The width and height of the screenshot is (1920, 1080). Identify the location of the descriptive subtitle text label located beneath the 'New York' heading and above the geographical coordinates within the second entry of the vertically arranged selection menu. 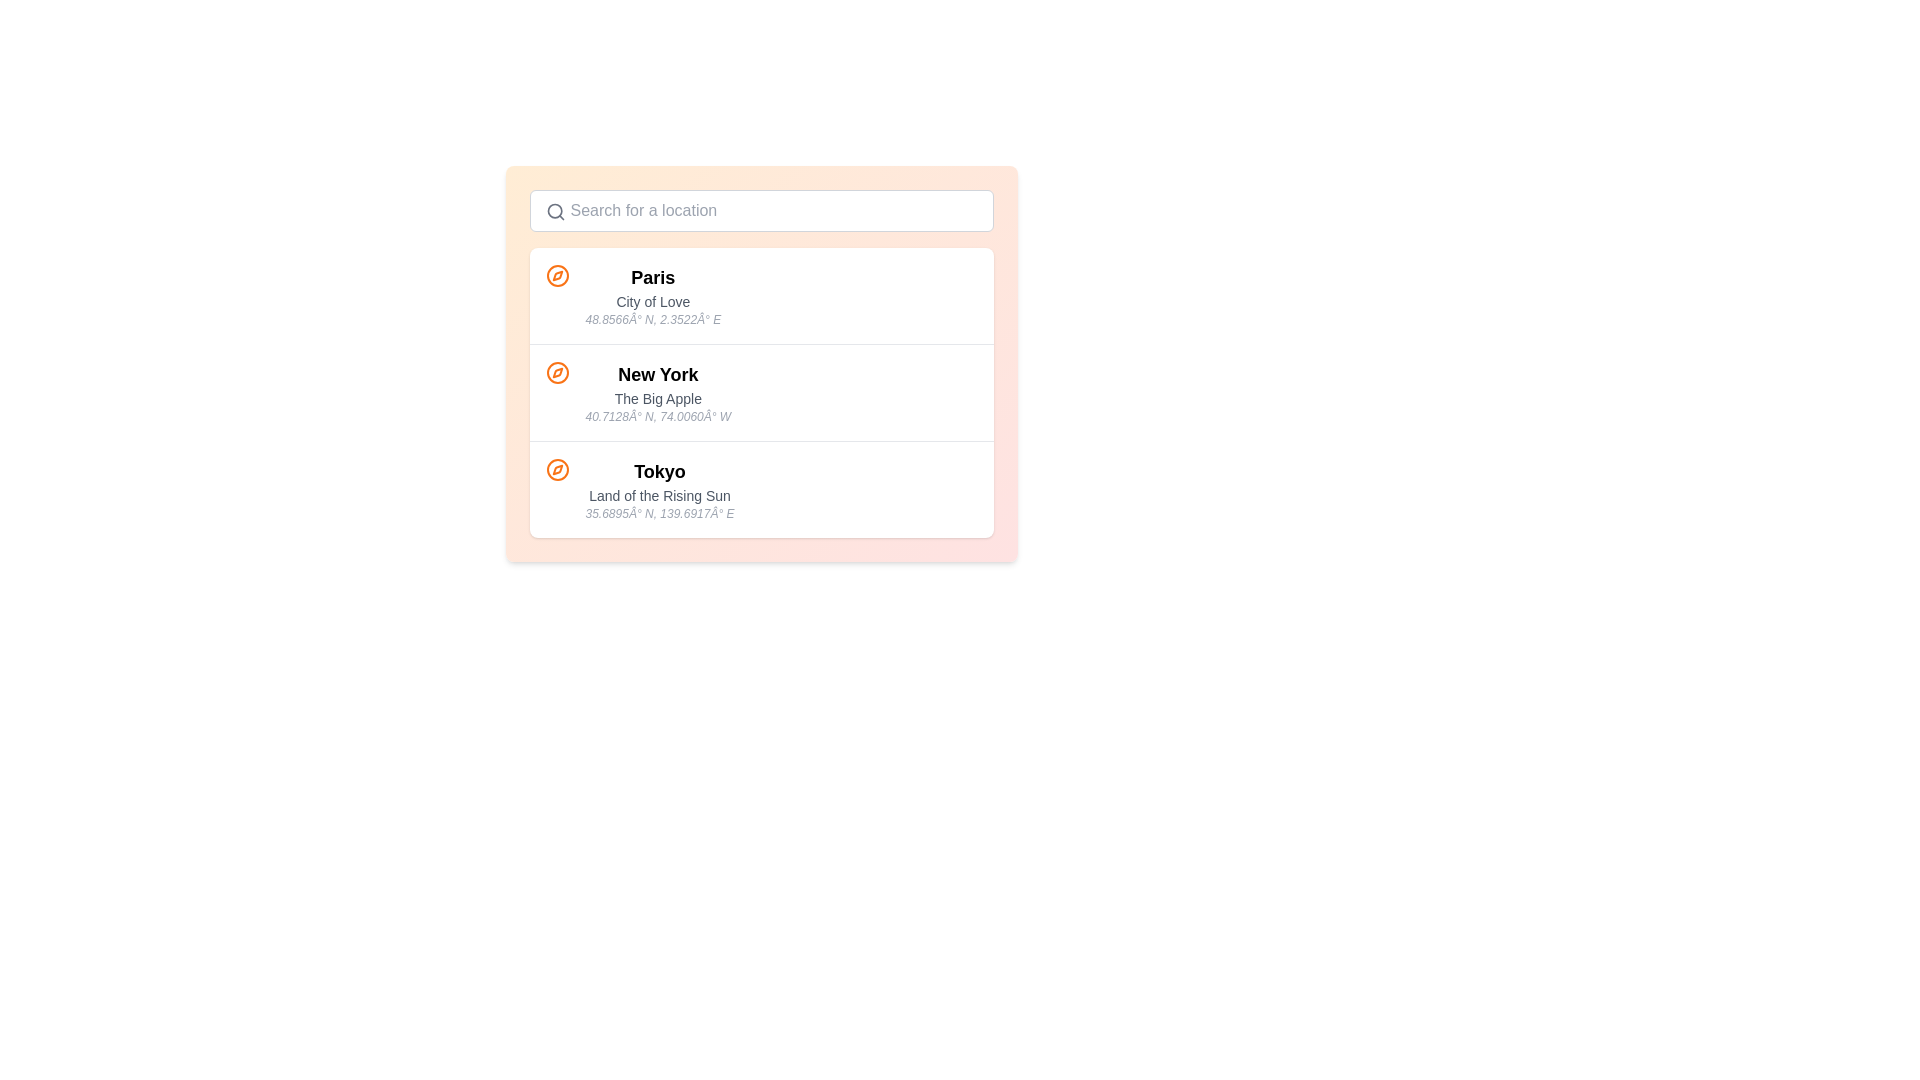
(658, 398).